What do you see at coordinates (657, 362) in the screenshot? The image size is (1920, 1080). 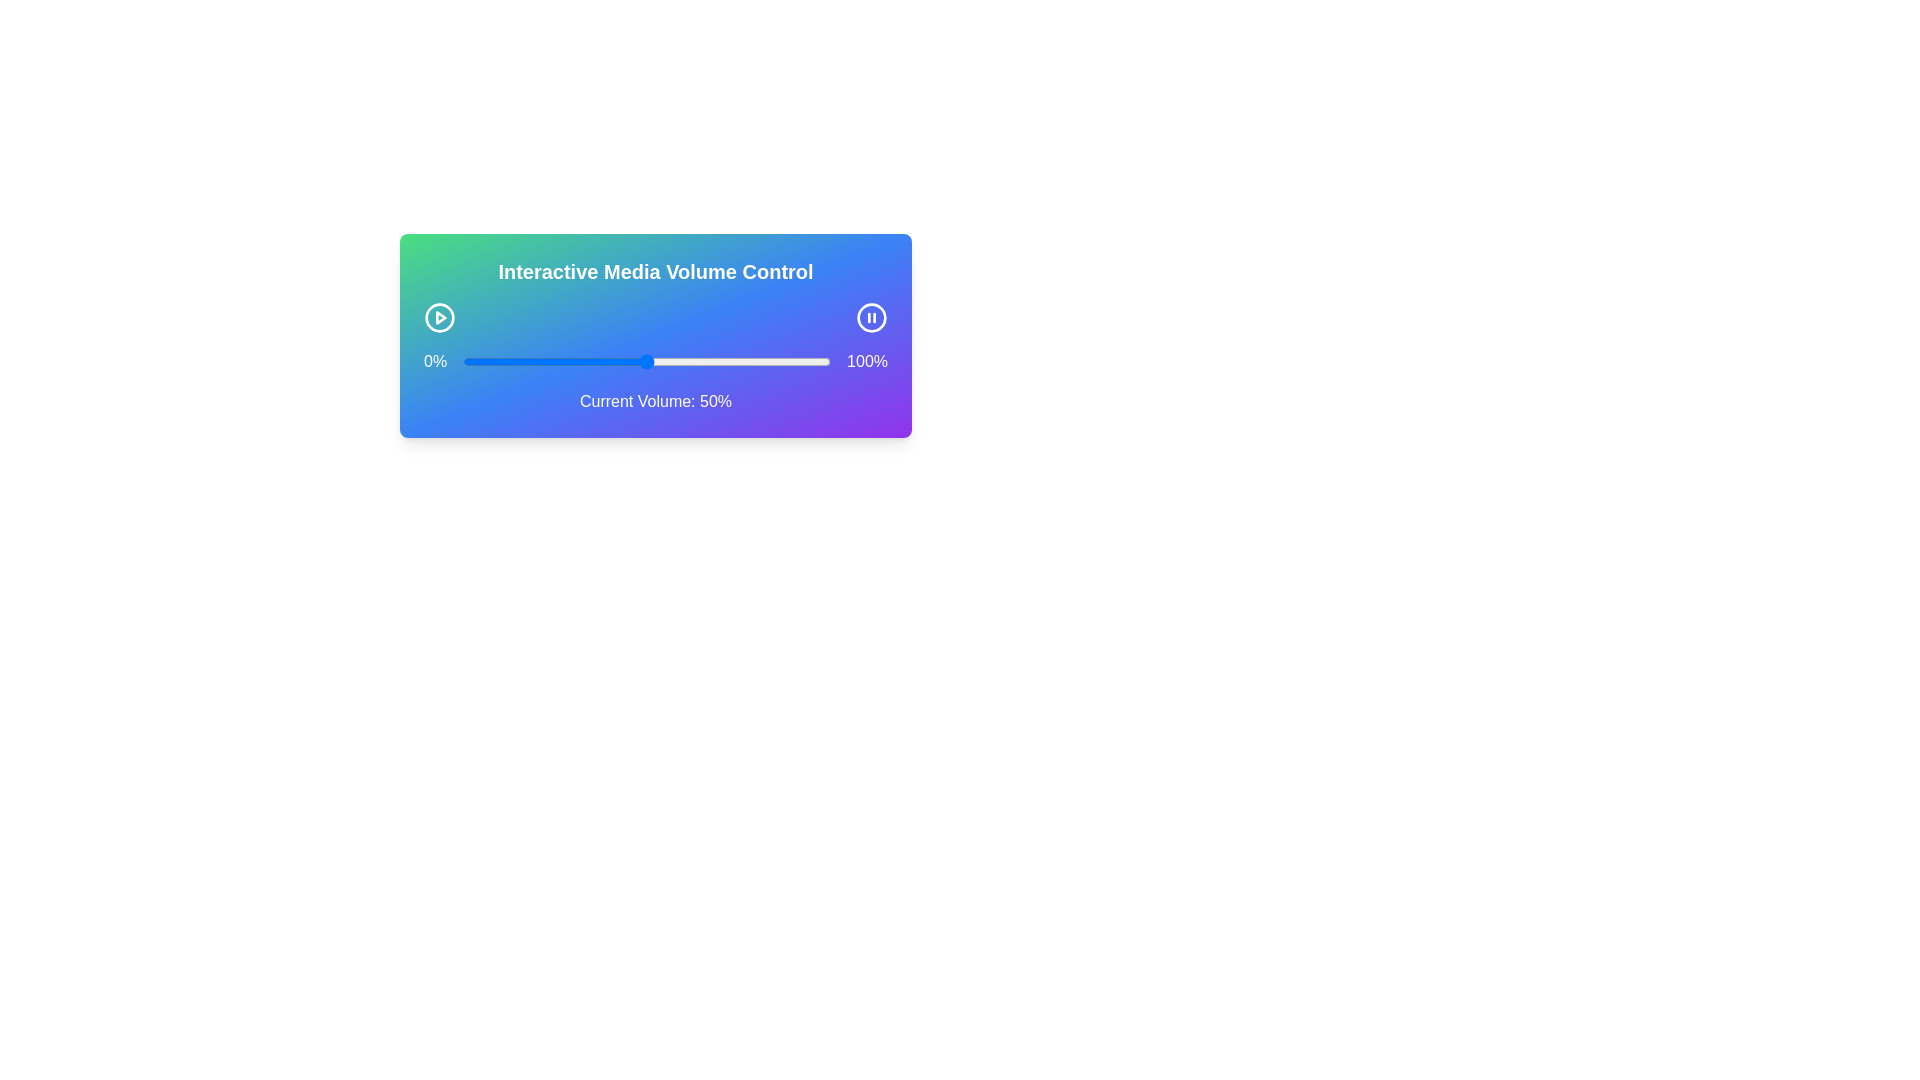 I see `the volume to 53% by dragging the slider` at bounding box center [657, 362].